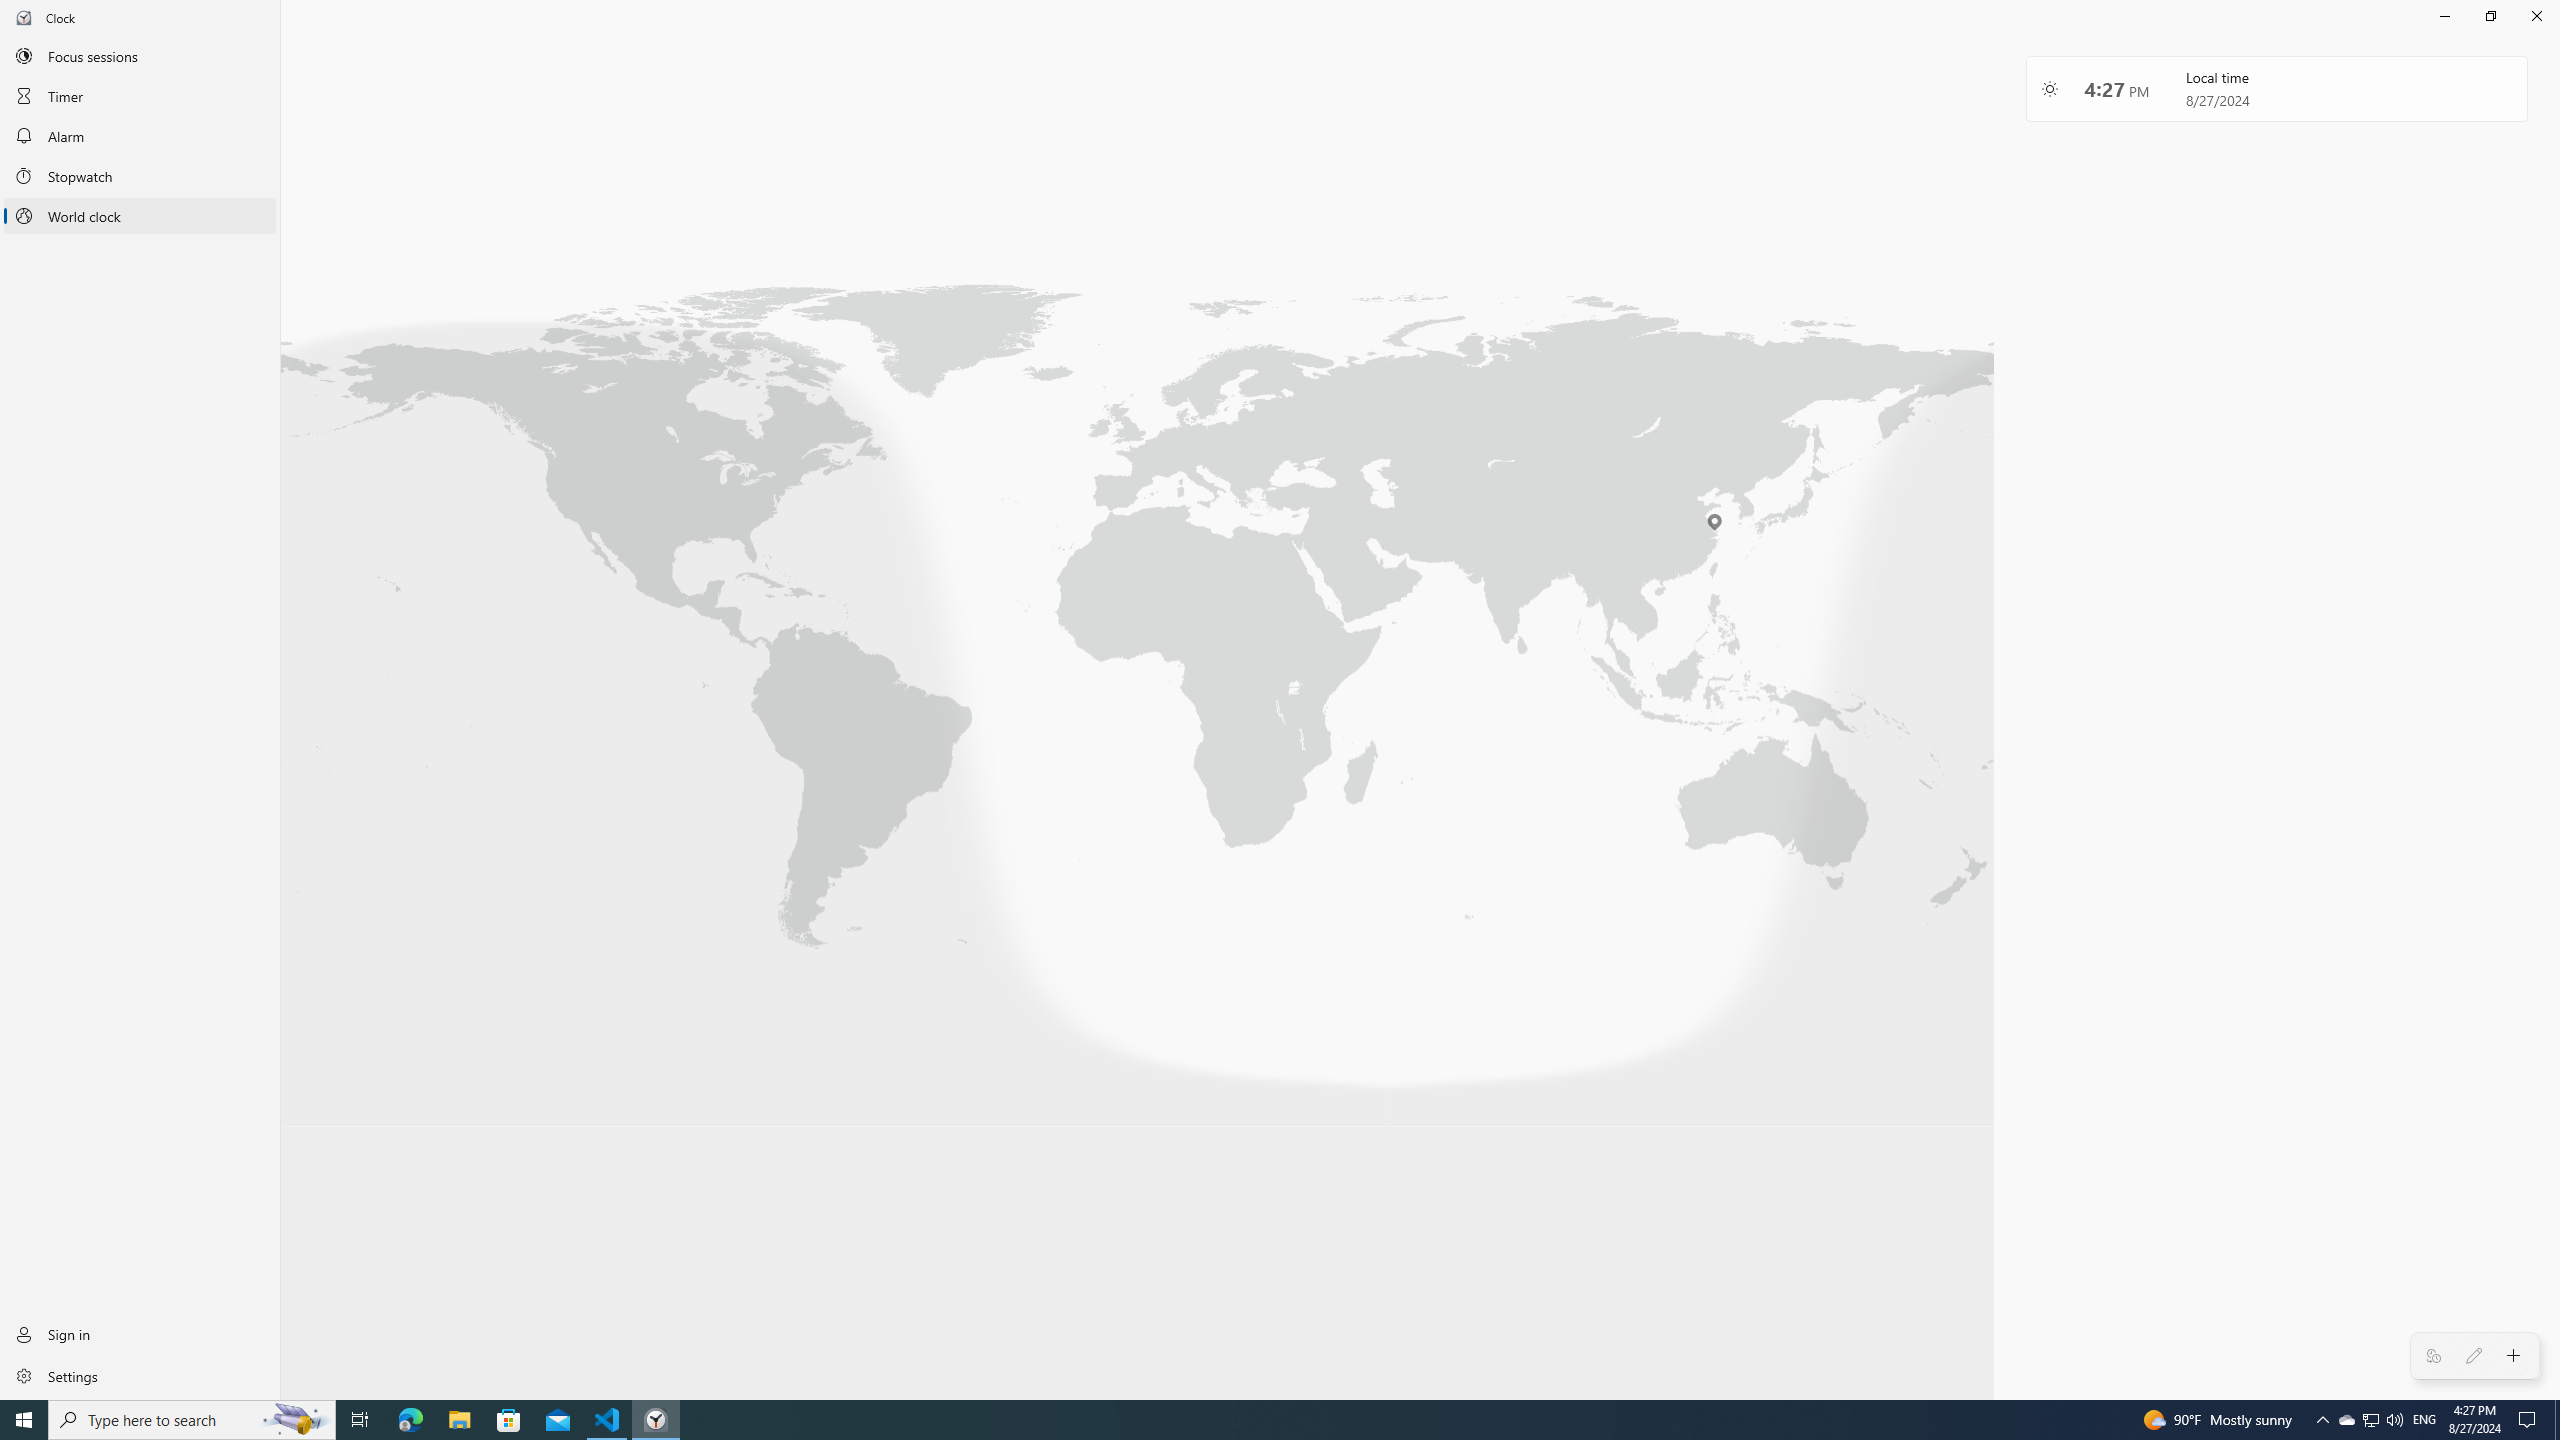 Image resolution: width=2560 pixels, height=1440 pixels. What do you see at coordinates (139, 95) in the screenshot?
I see `'Timer'` at bounding box center [139, 95].